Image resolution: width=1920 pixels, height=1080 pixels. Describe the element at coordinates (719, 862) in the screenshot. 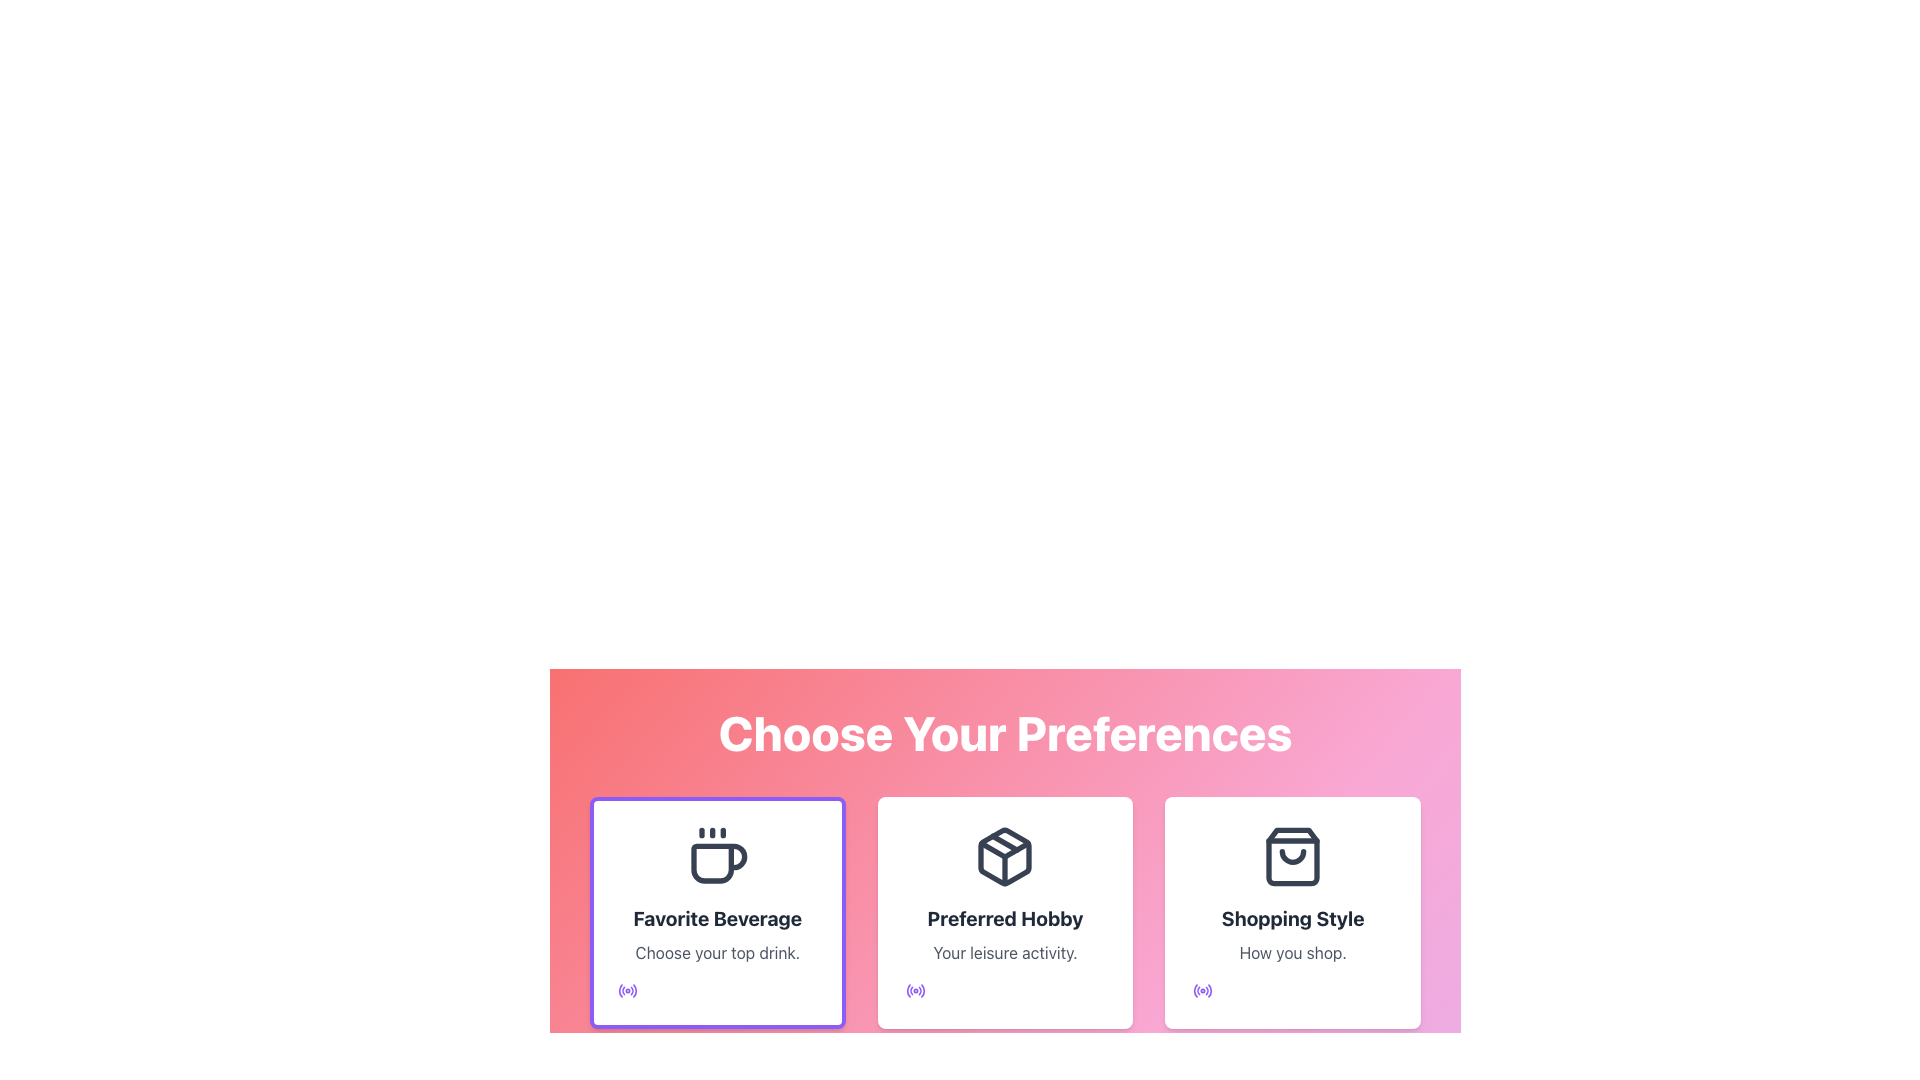

I see `the main body of the coffee cup icon located at the bottom region of the 'Favorite Beverage' card` at that location.